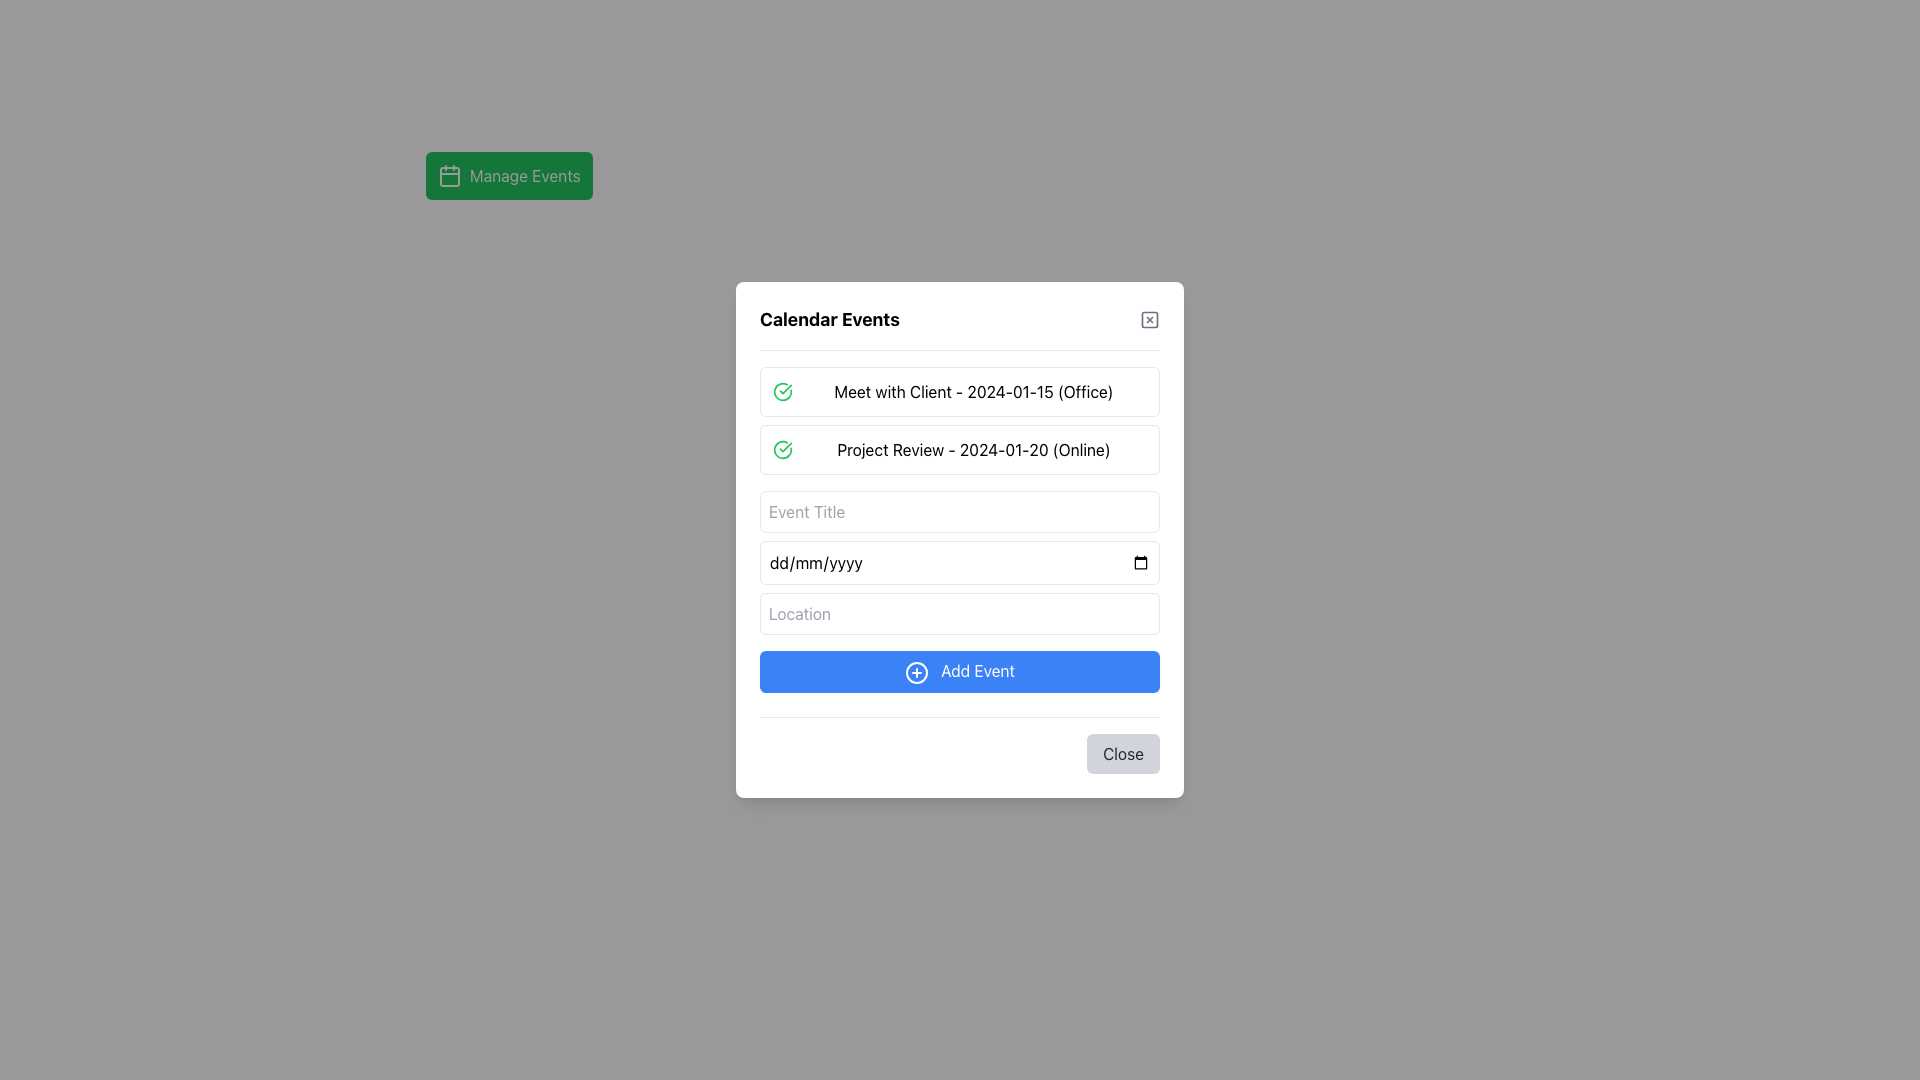  What do you see at coordinates (960, 392) in the screenshot?
I see `the first list item in the 'Calendar Events' modal dialog, which has a white background, a green checkmark icon, and the text 'Meet with Client - 2024-01-15 (Office)'` at bounding box center [960, 392].